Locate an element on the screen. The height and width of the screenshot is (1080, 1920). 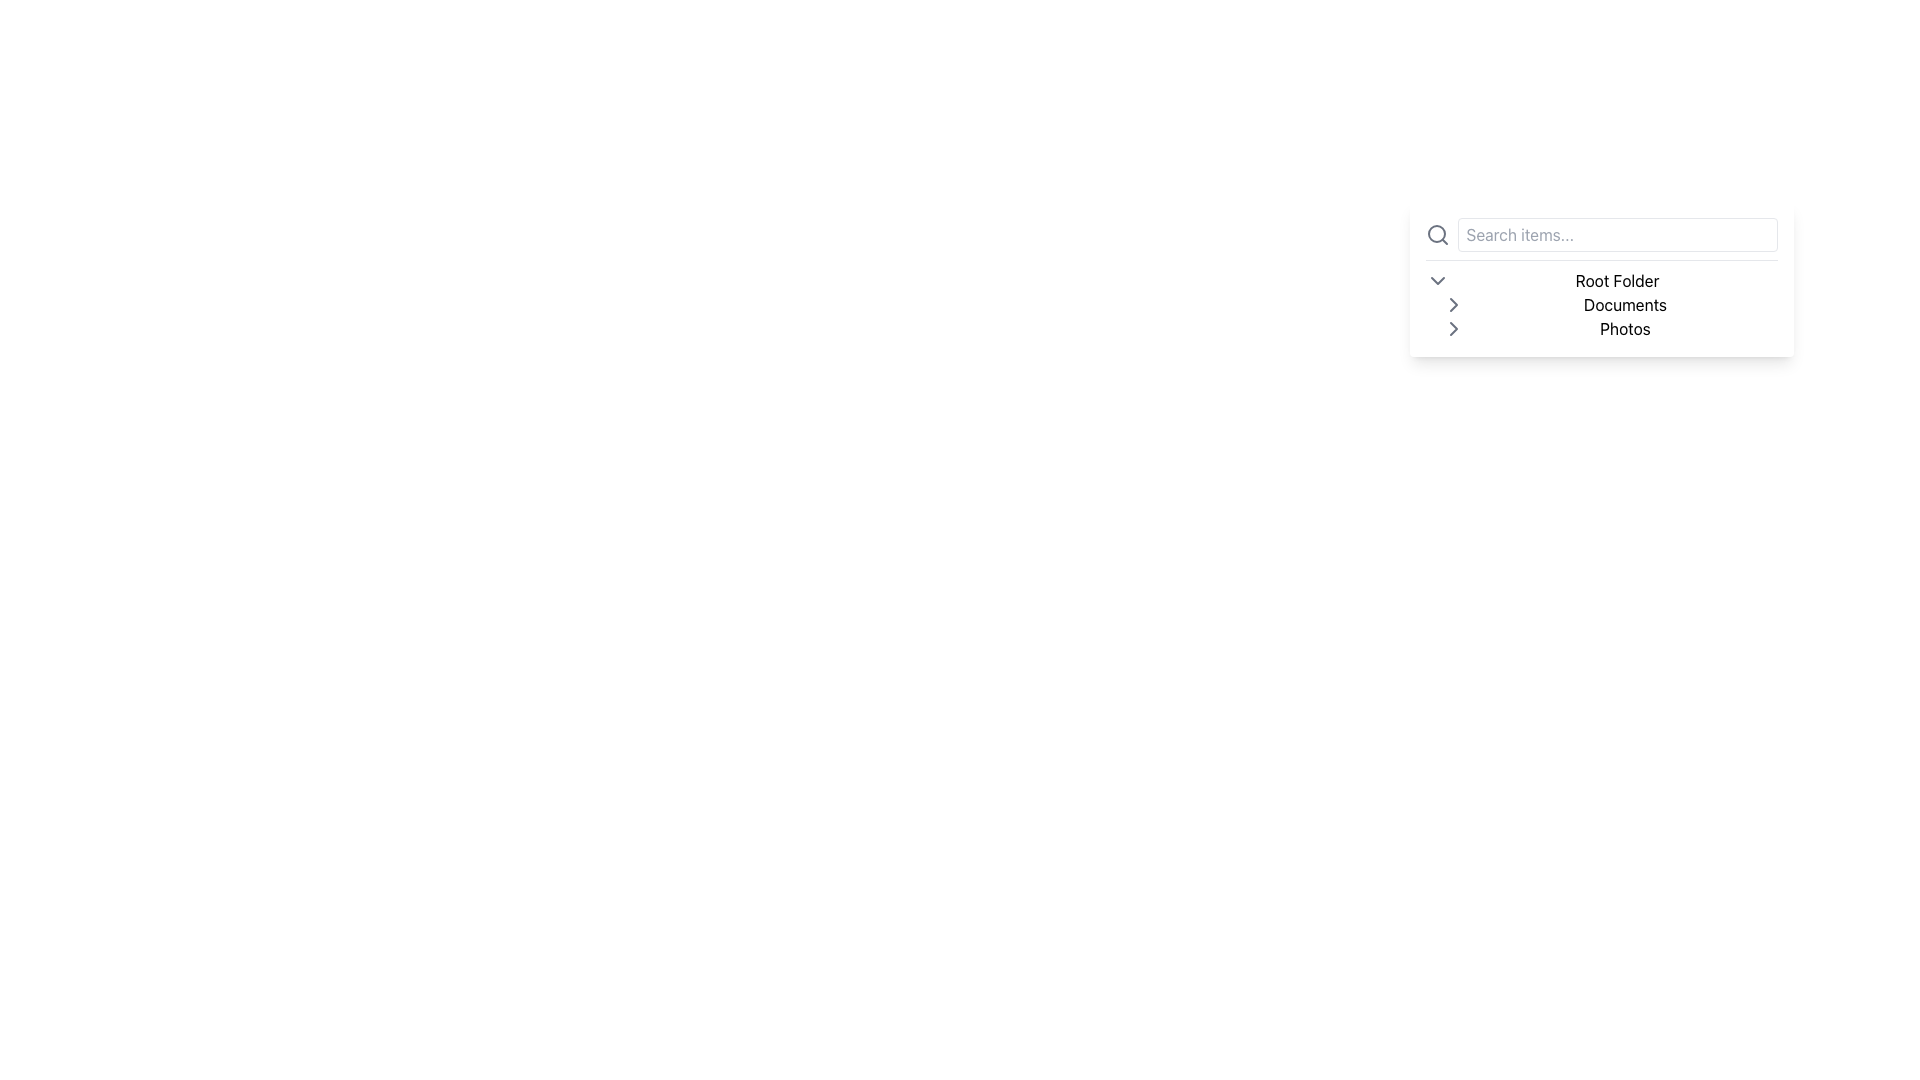
the Chevron Icon located to the left of the 'Photos' text is located at coordinates (1453, 327).